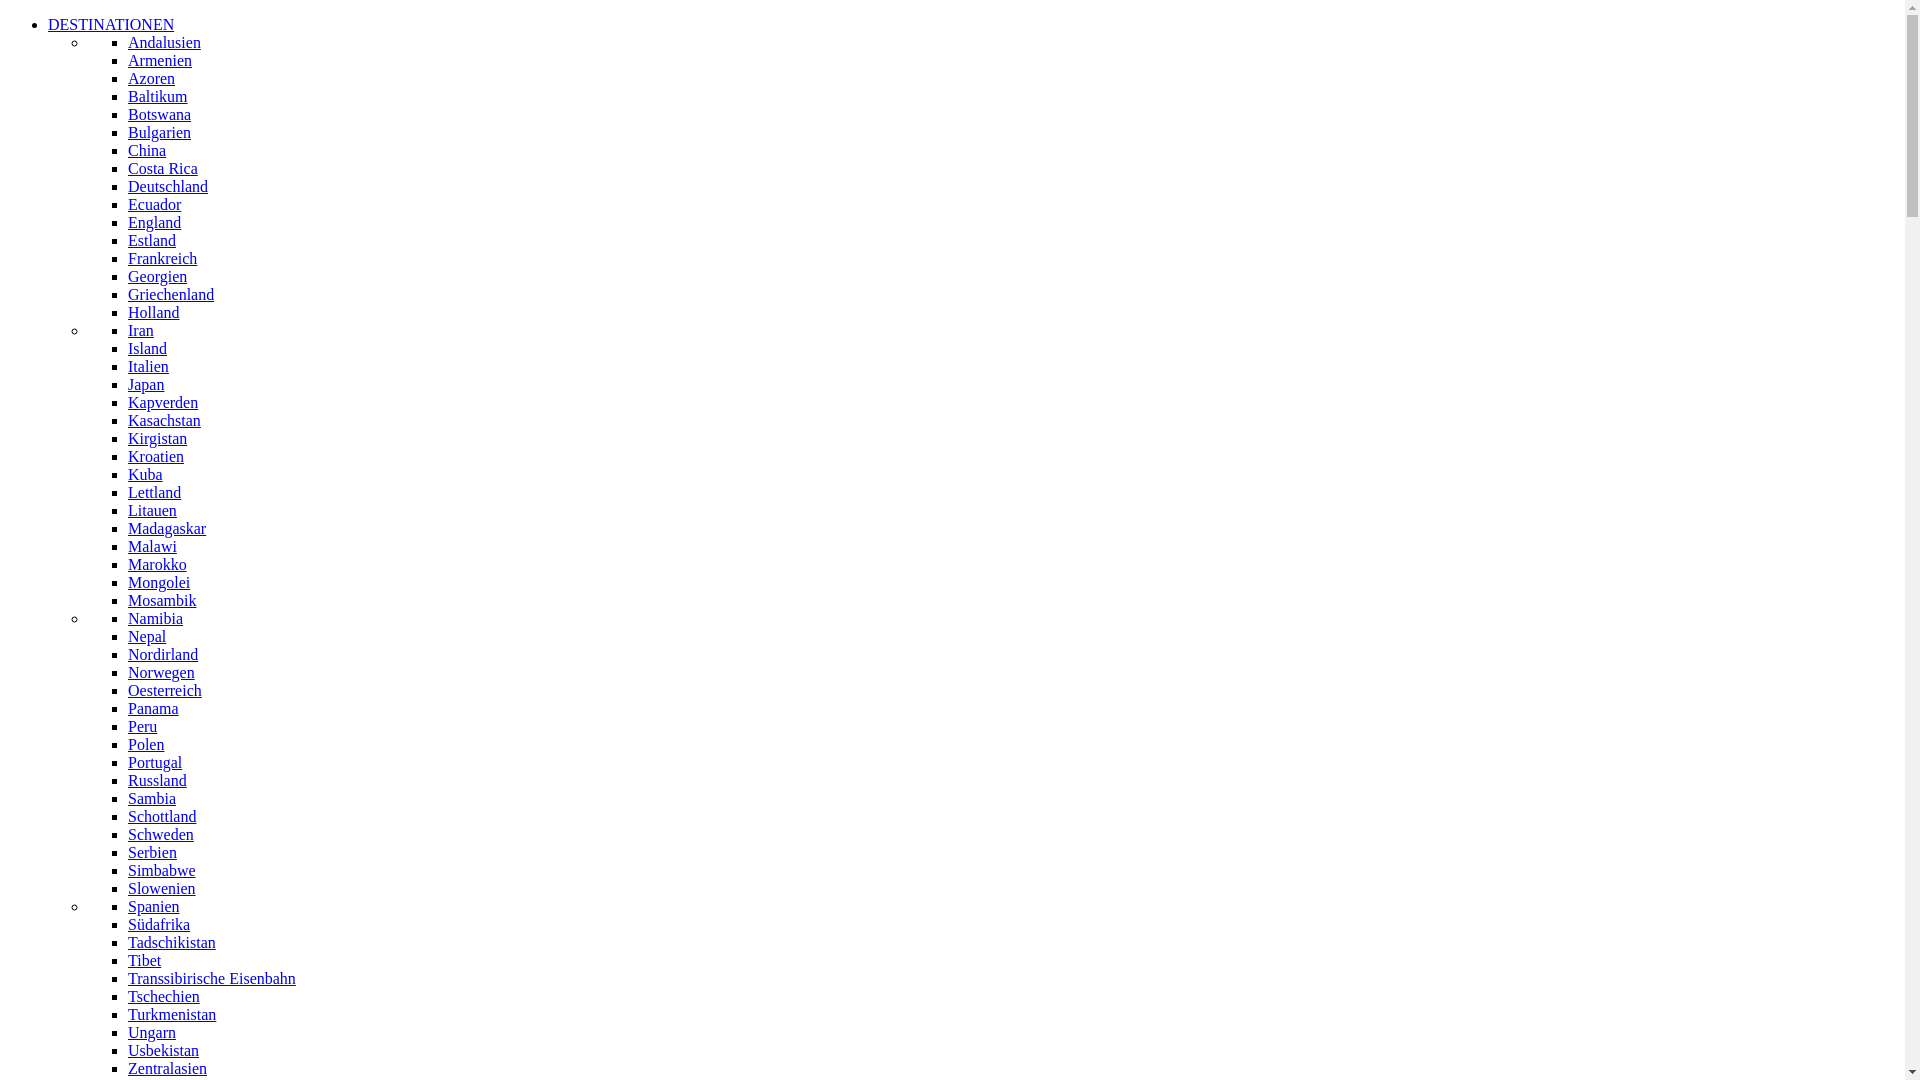  What do you see at coordinates (127, 852) in the screenshot?
I see `'Serbien'` at bounding box center [127, 852].